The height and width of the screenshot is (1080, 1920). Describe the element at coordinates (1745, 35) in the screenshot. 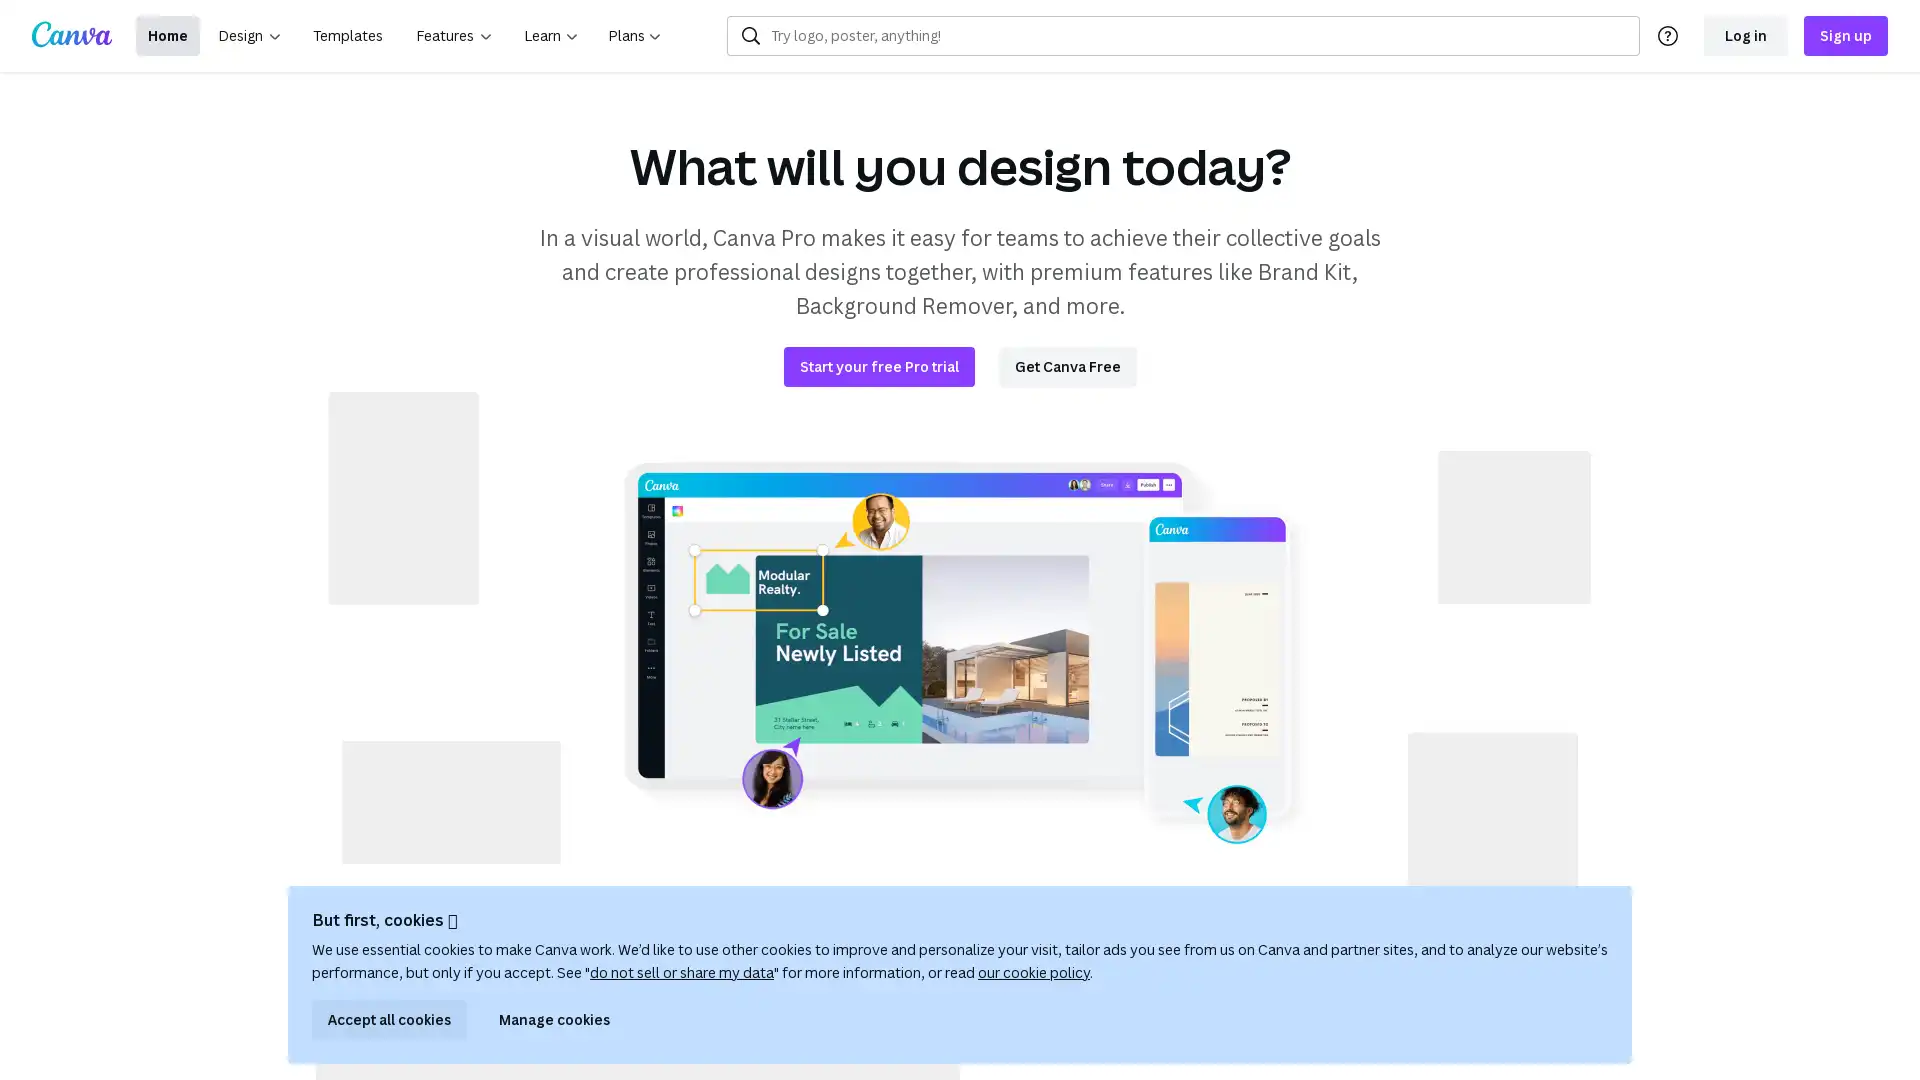

I see `Log in` at that location.